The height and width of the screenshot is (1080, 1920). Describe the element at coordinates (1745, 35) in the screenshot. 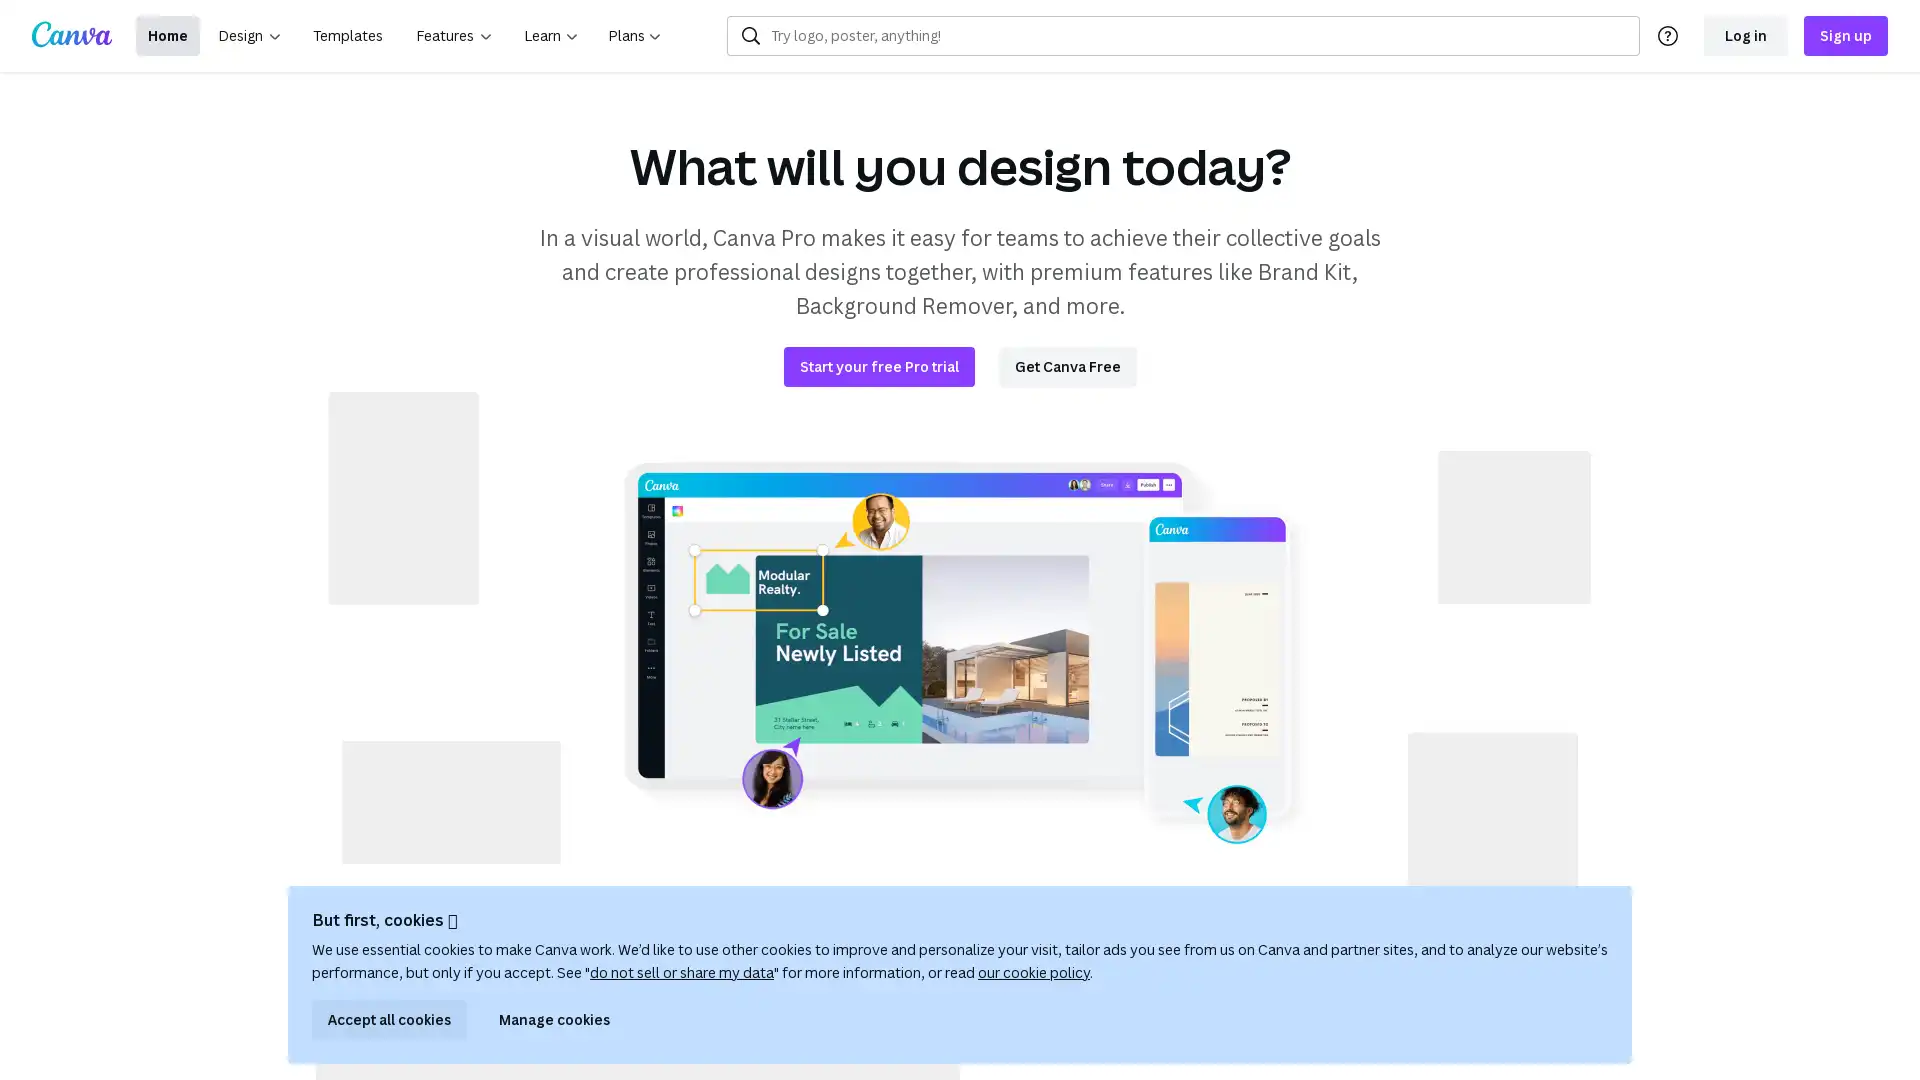

I see `Log in` at that location.